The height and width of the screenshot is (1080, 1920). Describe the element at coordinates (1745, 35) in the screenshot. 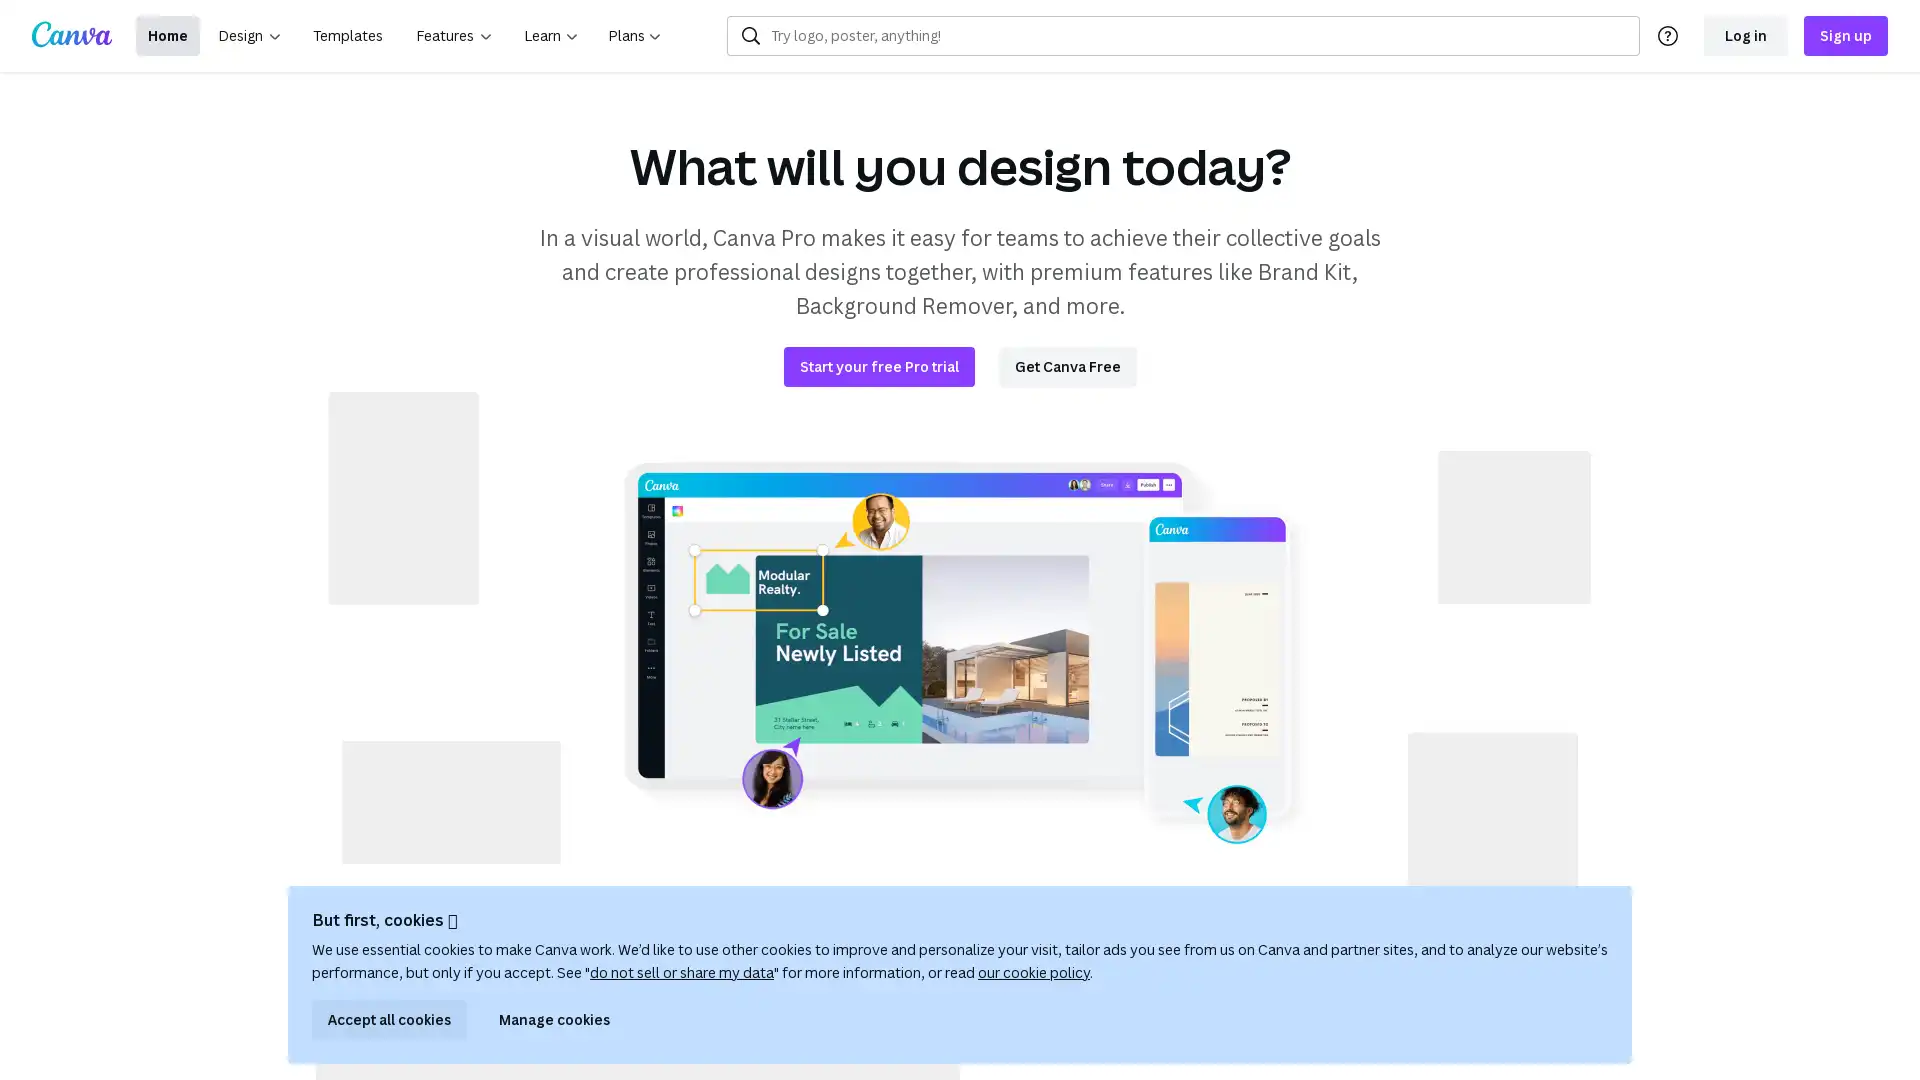

I see `Log in` at that location.